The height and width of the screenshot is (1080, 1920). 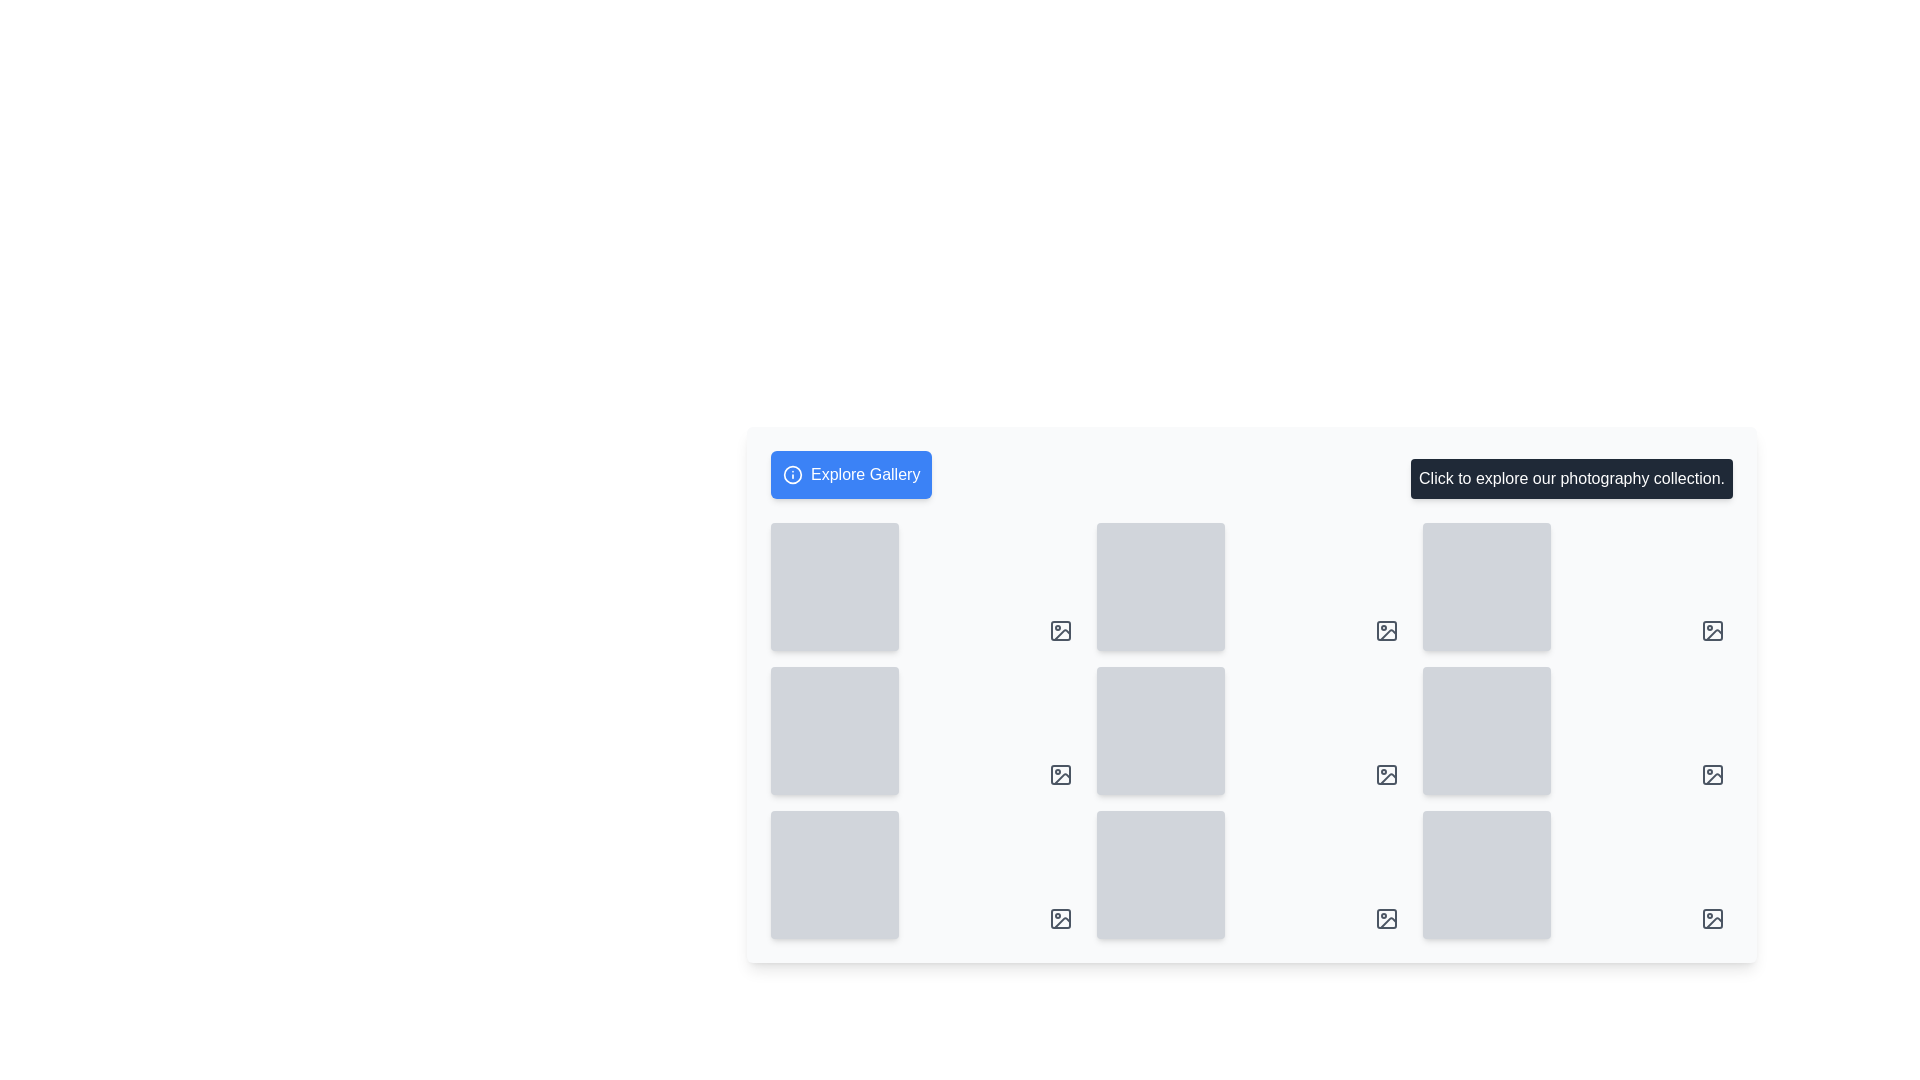 I want to click on the photograph icon located in the bottom-right corner of the rectangular card to interact with it, so click(x=1712, y=774).